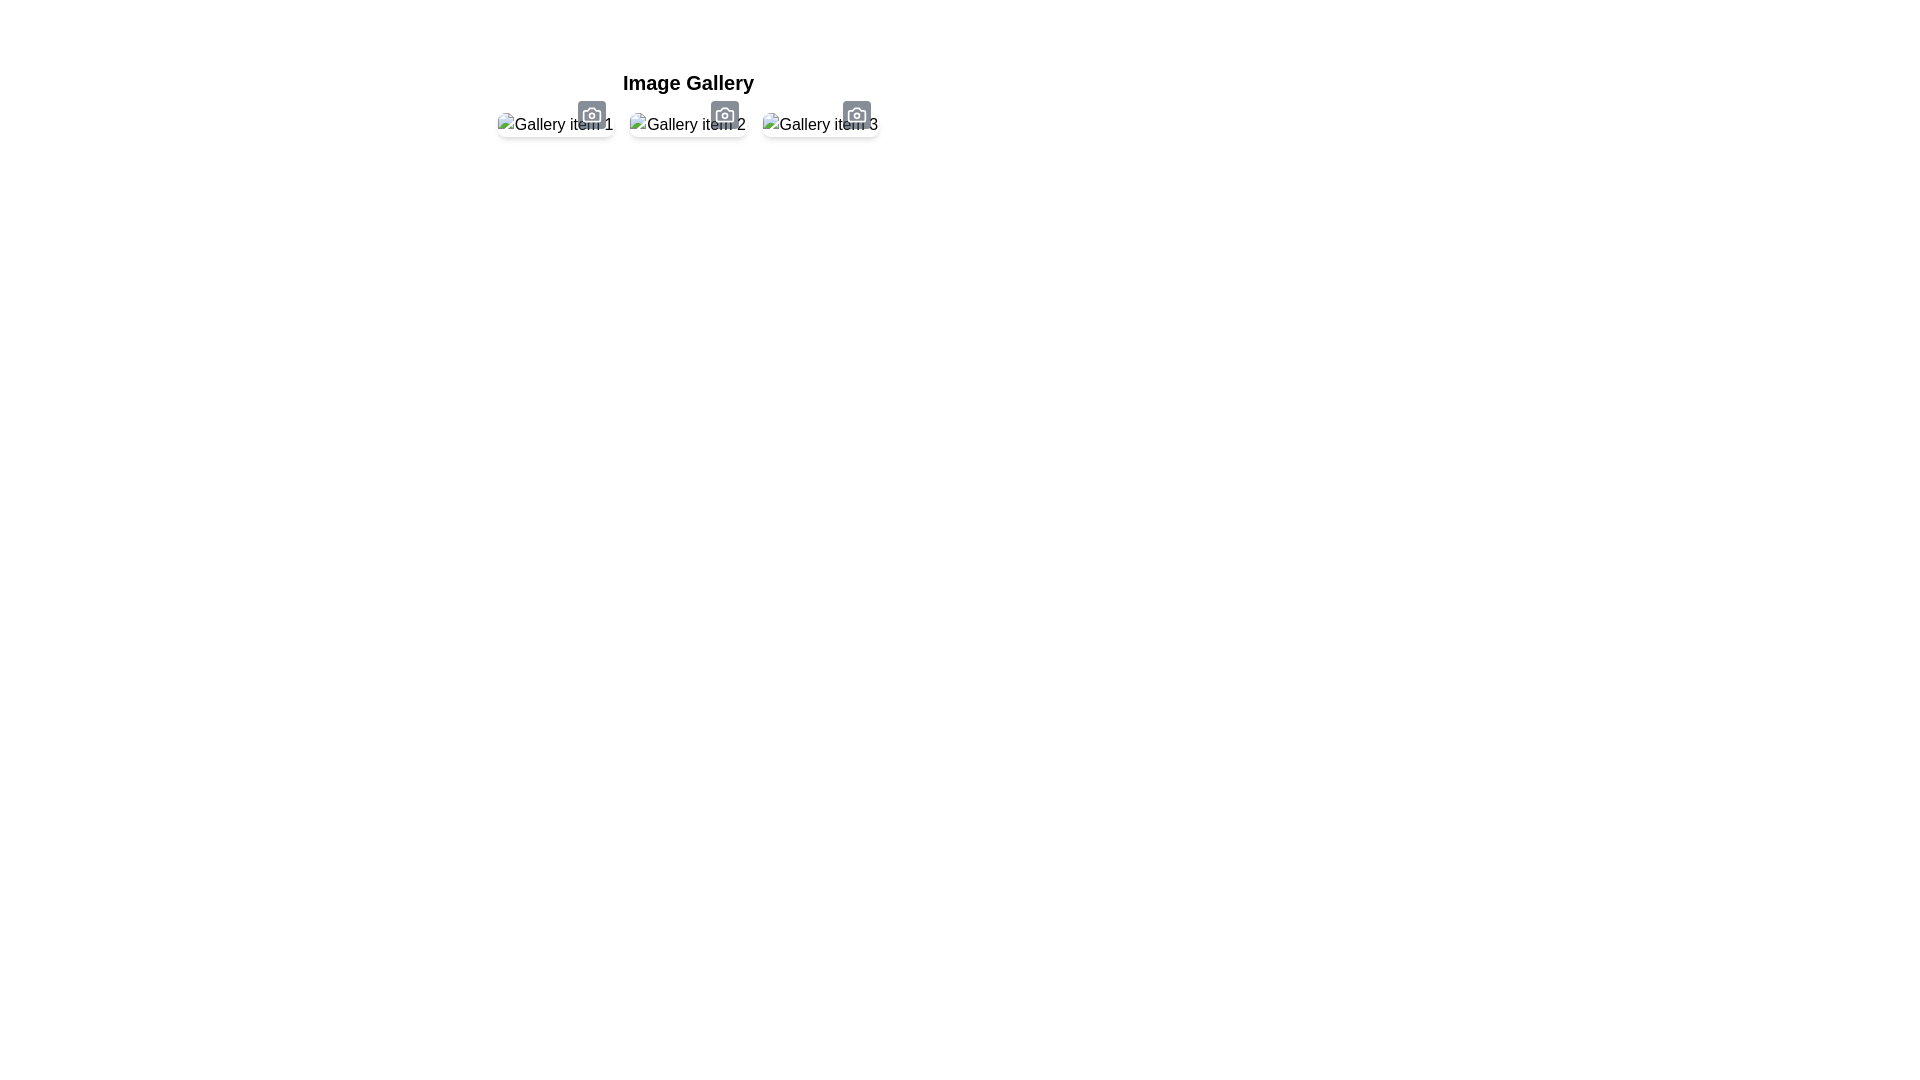  What do you see at coordinates (723, 115) in the screenshot?
I see `the indicator icon for capturing or viewing an image located at the bottom-right corner of the thumbnail labeled 'Gallery item 2' in the second position of the row under the 'Image Gallery' heading` at bounding box center [723, 115].